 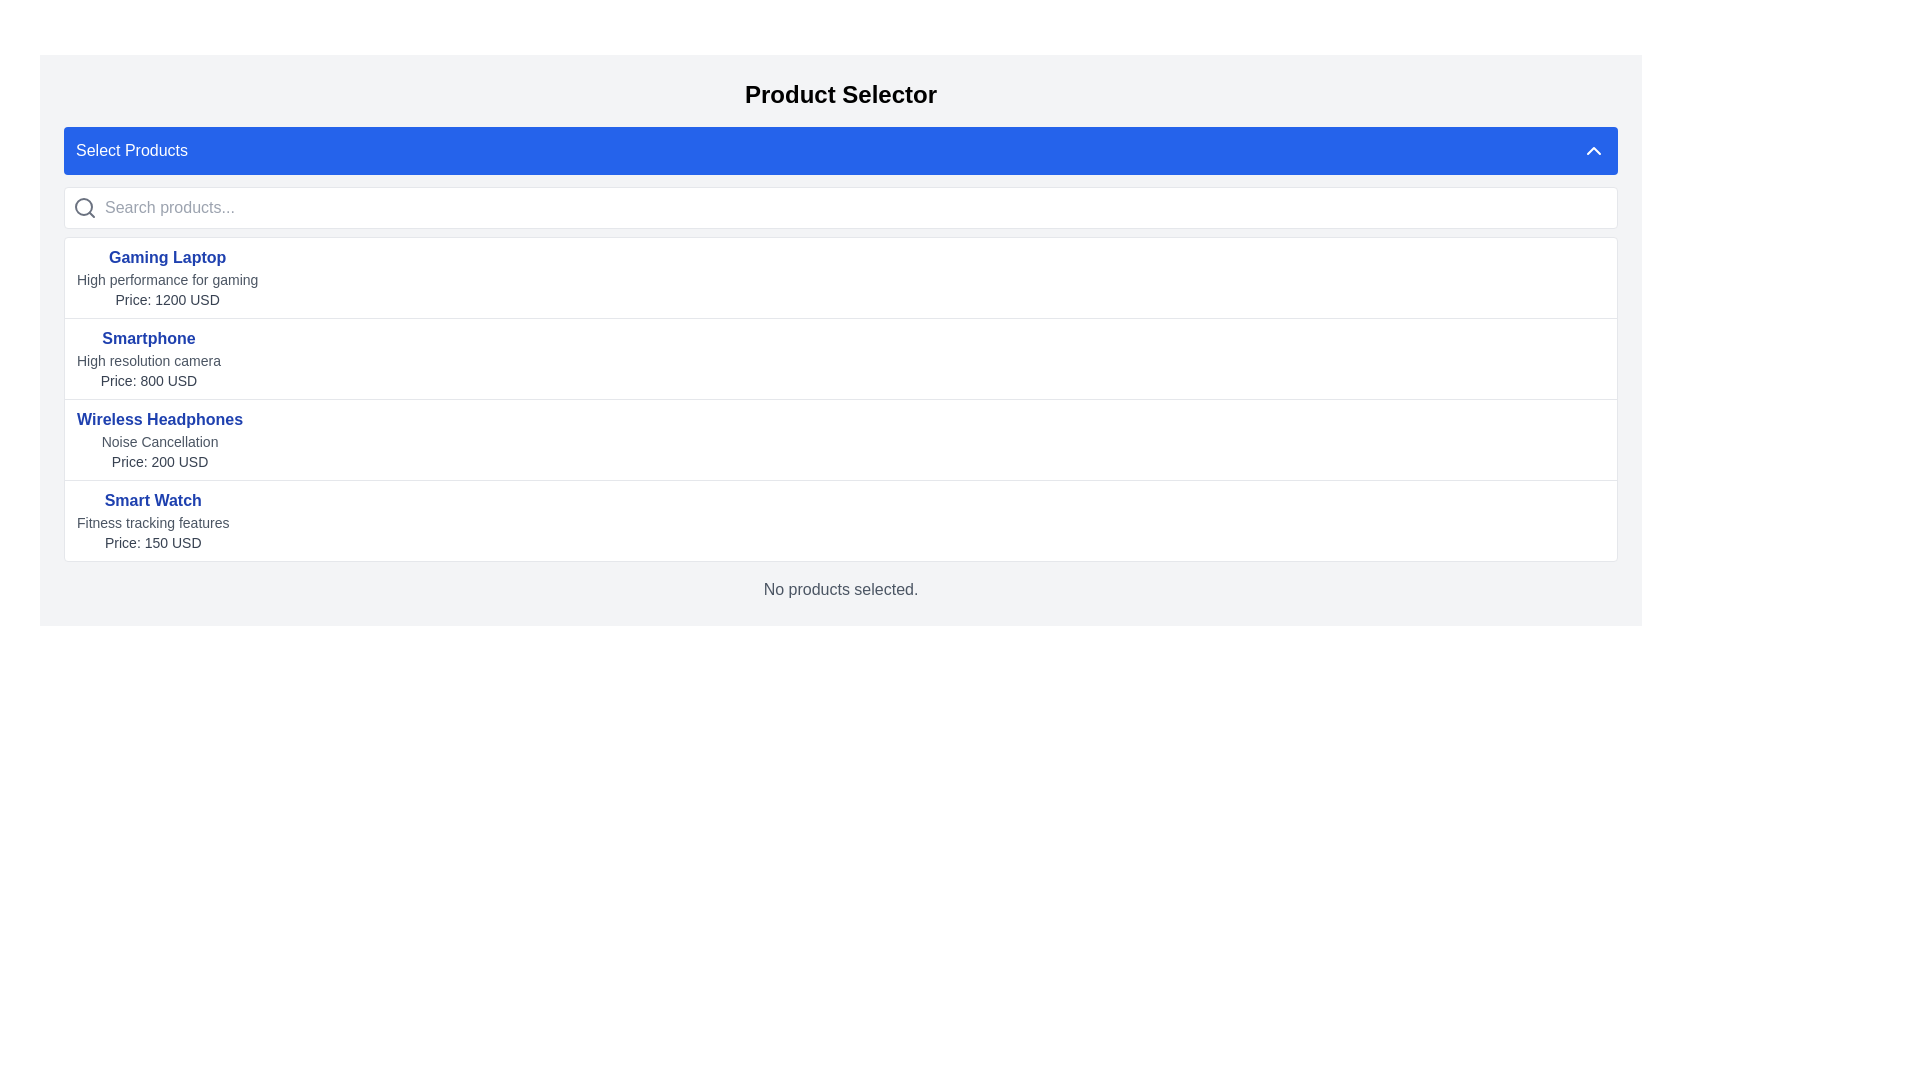 What do you see at coordinates (152, 522) in the screenshot?
I see `supplementary information text label that displays 'Fitness tracking features', which is styled in a smaller gray font, located under the 'Smart Watch' heading and above the 'Price: 150 USD'` at bounding box center [152, 522].